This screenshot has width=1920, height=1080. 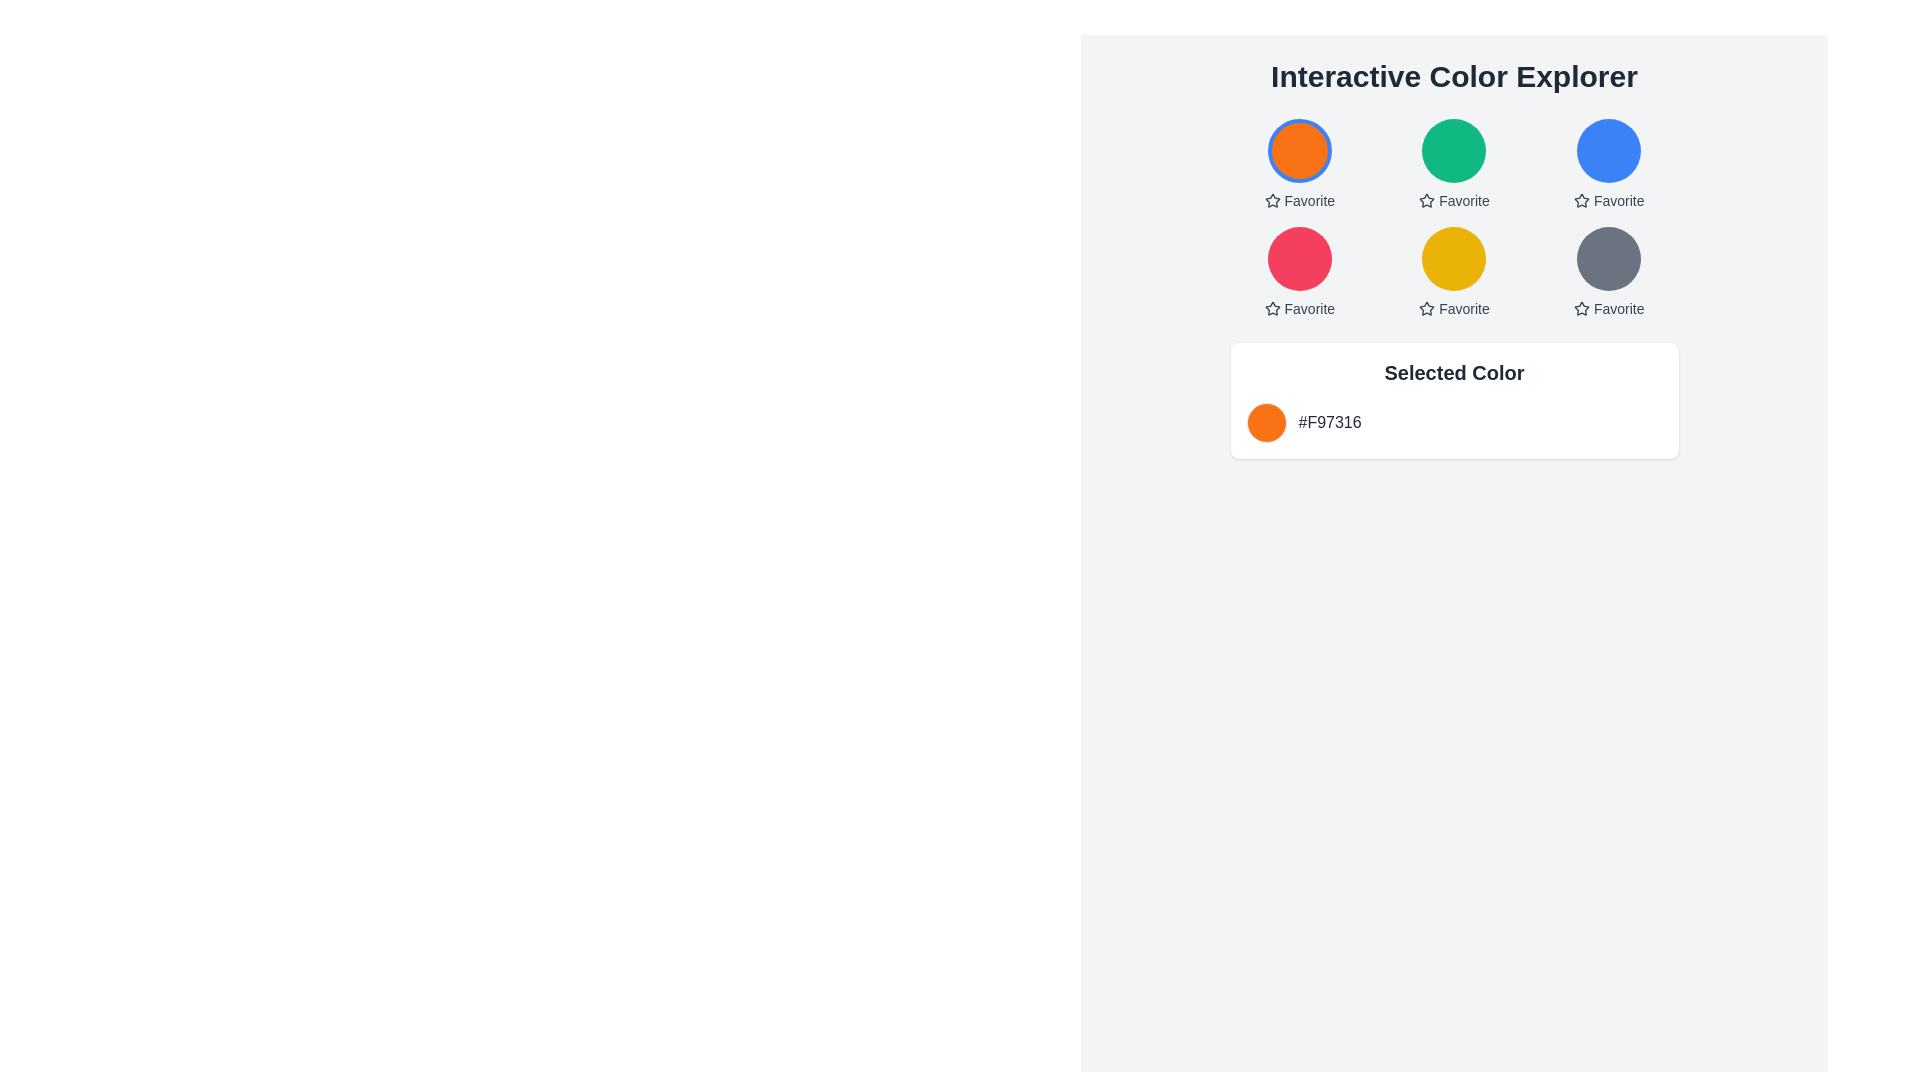 I want to click on the Favorite icon located to the left of the 'Favorite' label, so click(x=1426, y=308).